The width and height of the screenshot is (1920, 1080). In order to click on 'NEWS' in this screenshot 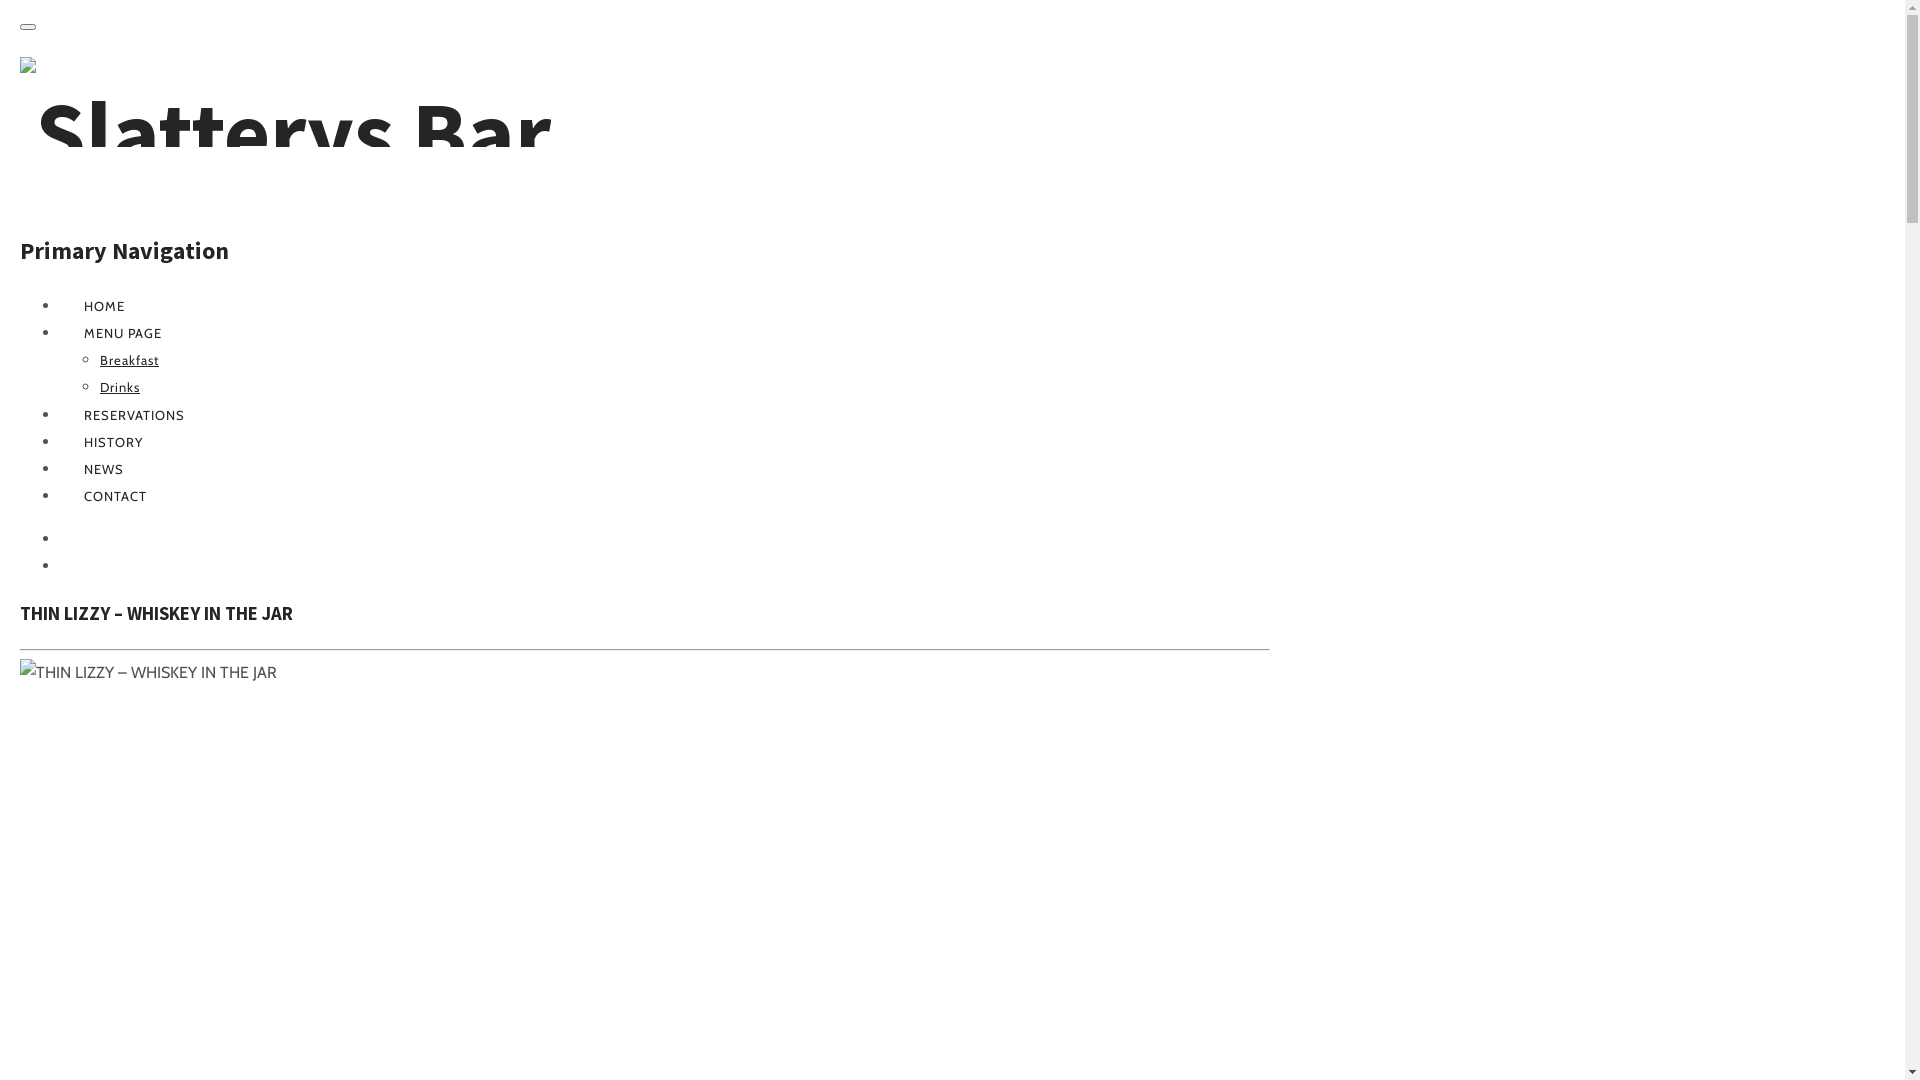, I will do `click(103, 469)`.